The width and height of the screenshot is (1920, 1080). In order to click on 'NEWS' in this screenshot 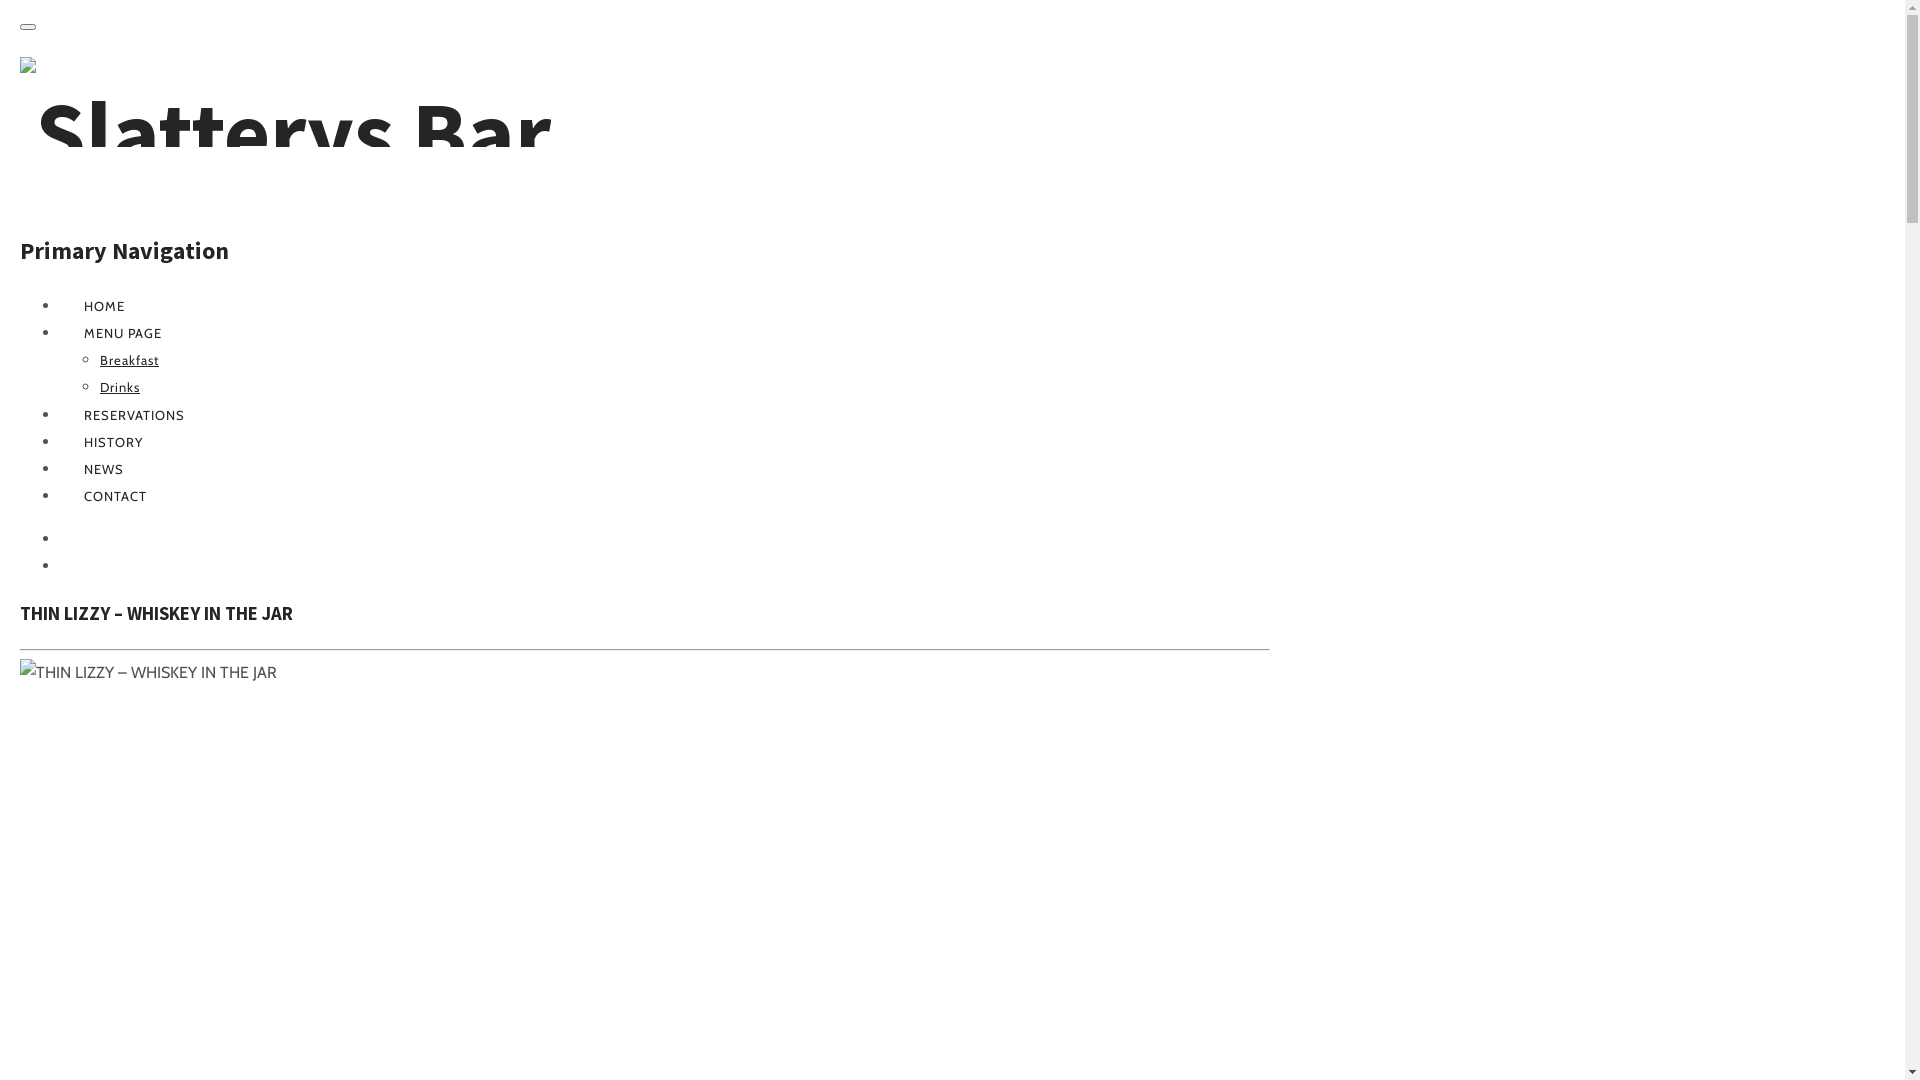, I will do `click(103, 469)`.